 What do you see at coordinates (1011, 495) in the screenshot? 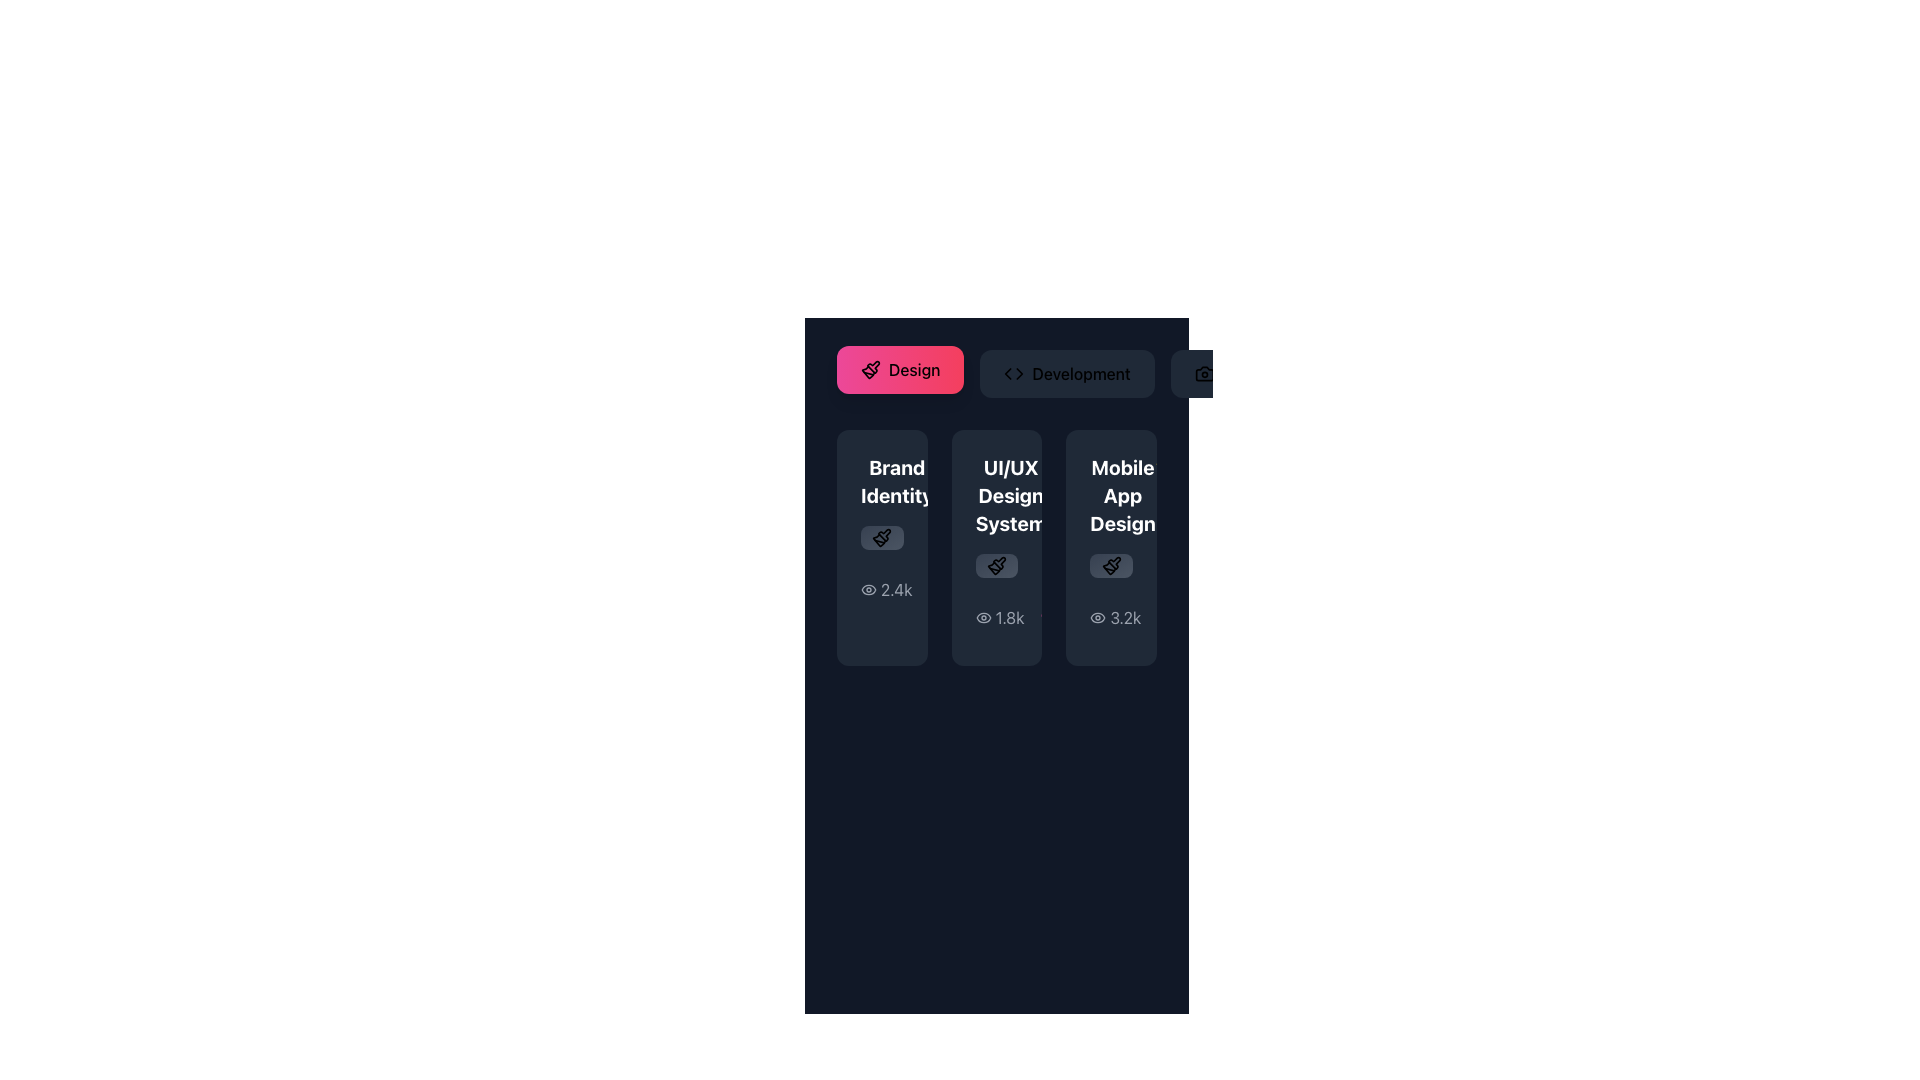
I see `the text label that serves as the title for the second card in the 'Design' section, which indicates the content category of the card` at bounding box center [1011, 495].